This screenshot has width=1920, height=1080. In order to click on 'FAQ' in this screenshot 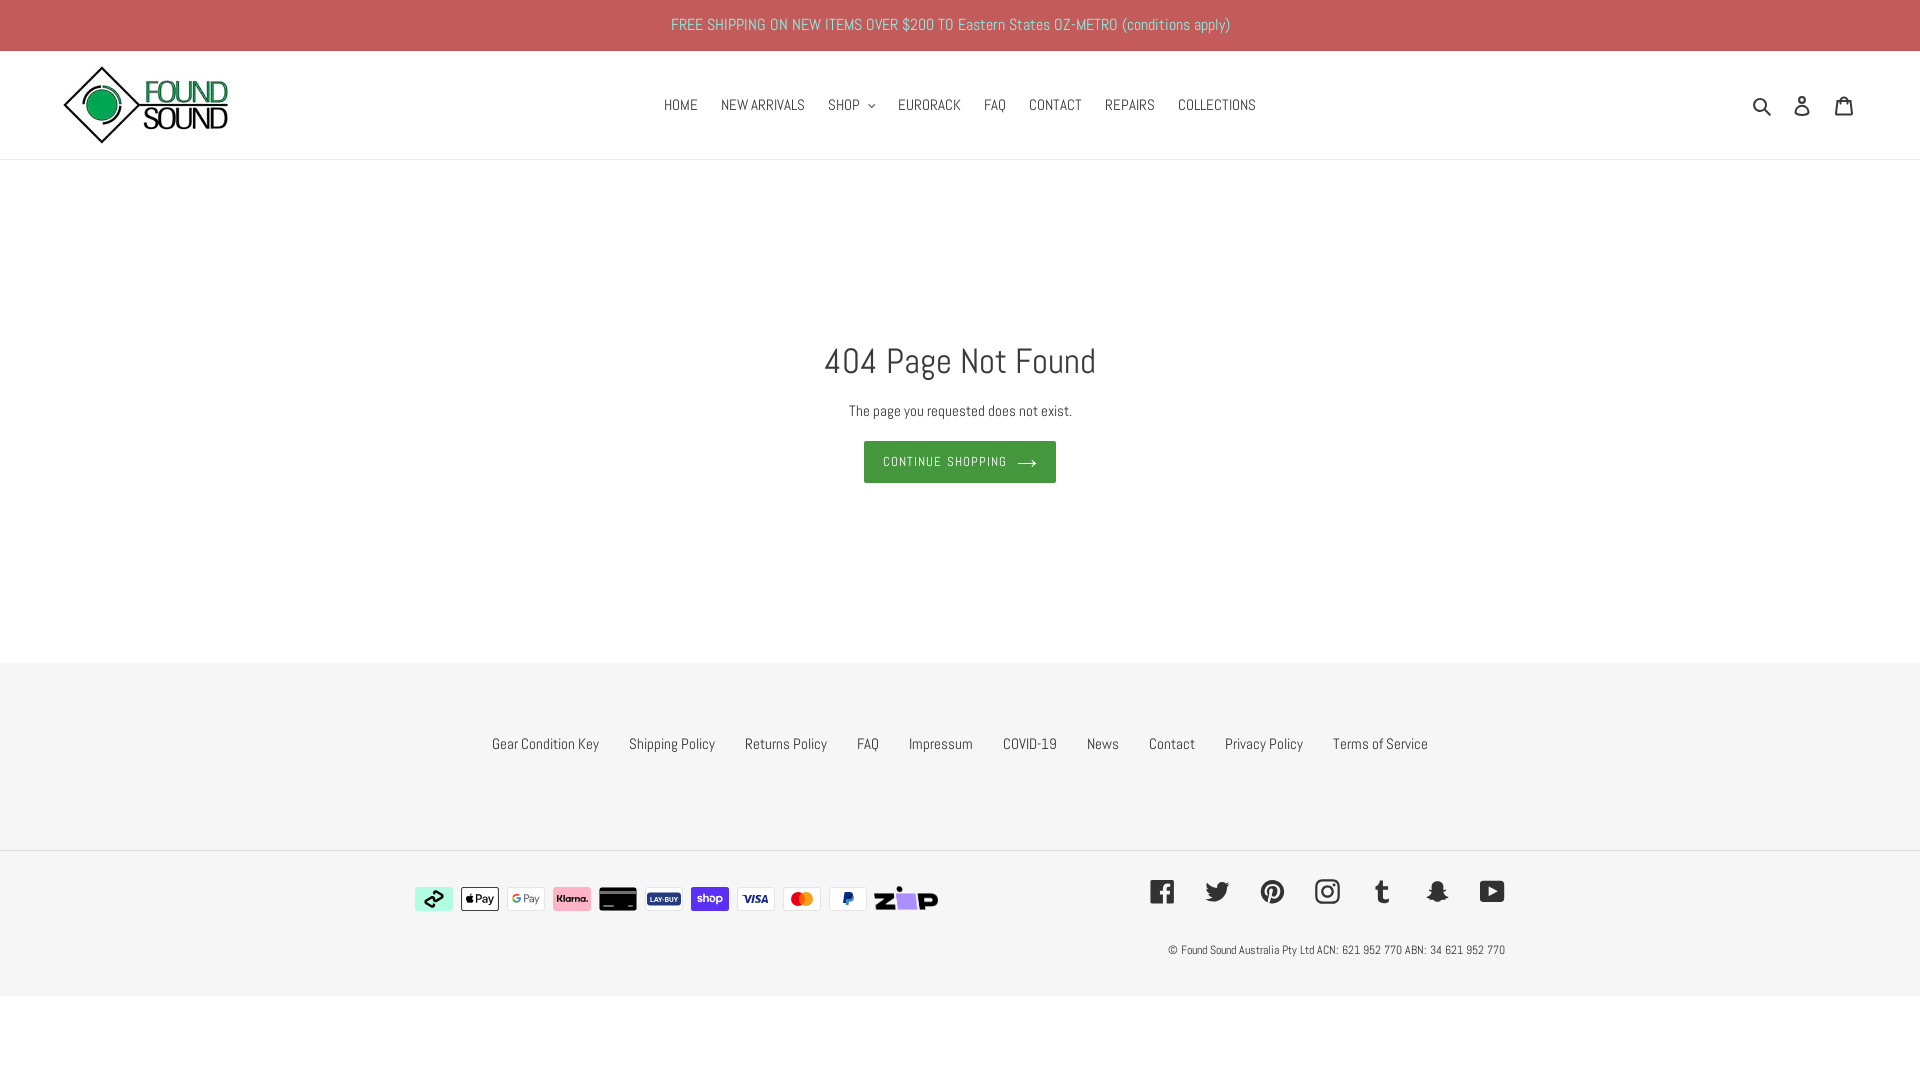, I will do `click(994, 105)`.